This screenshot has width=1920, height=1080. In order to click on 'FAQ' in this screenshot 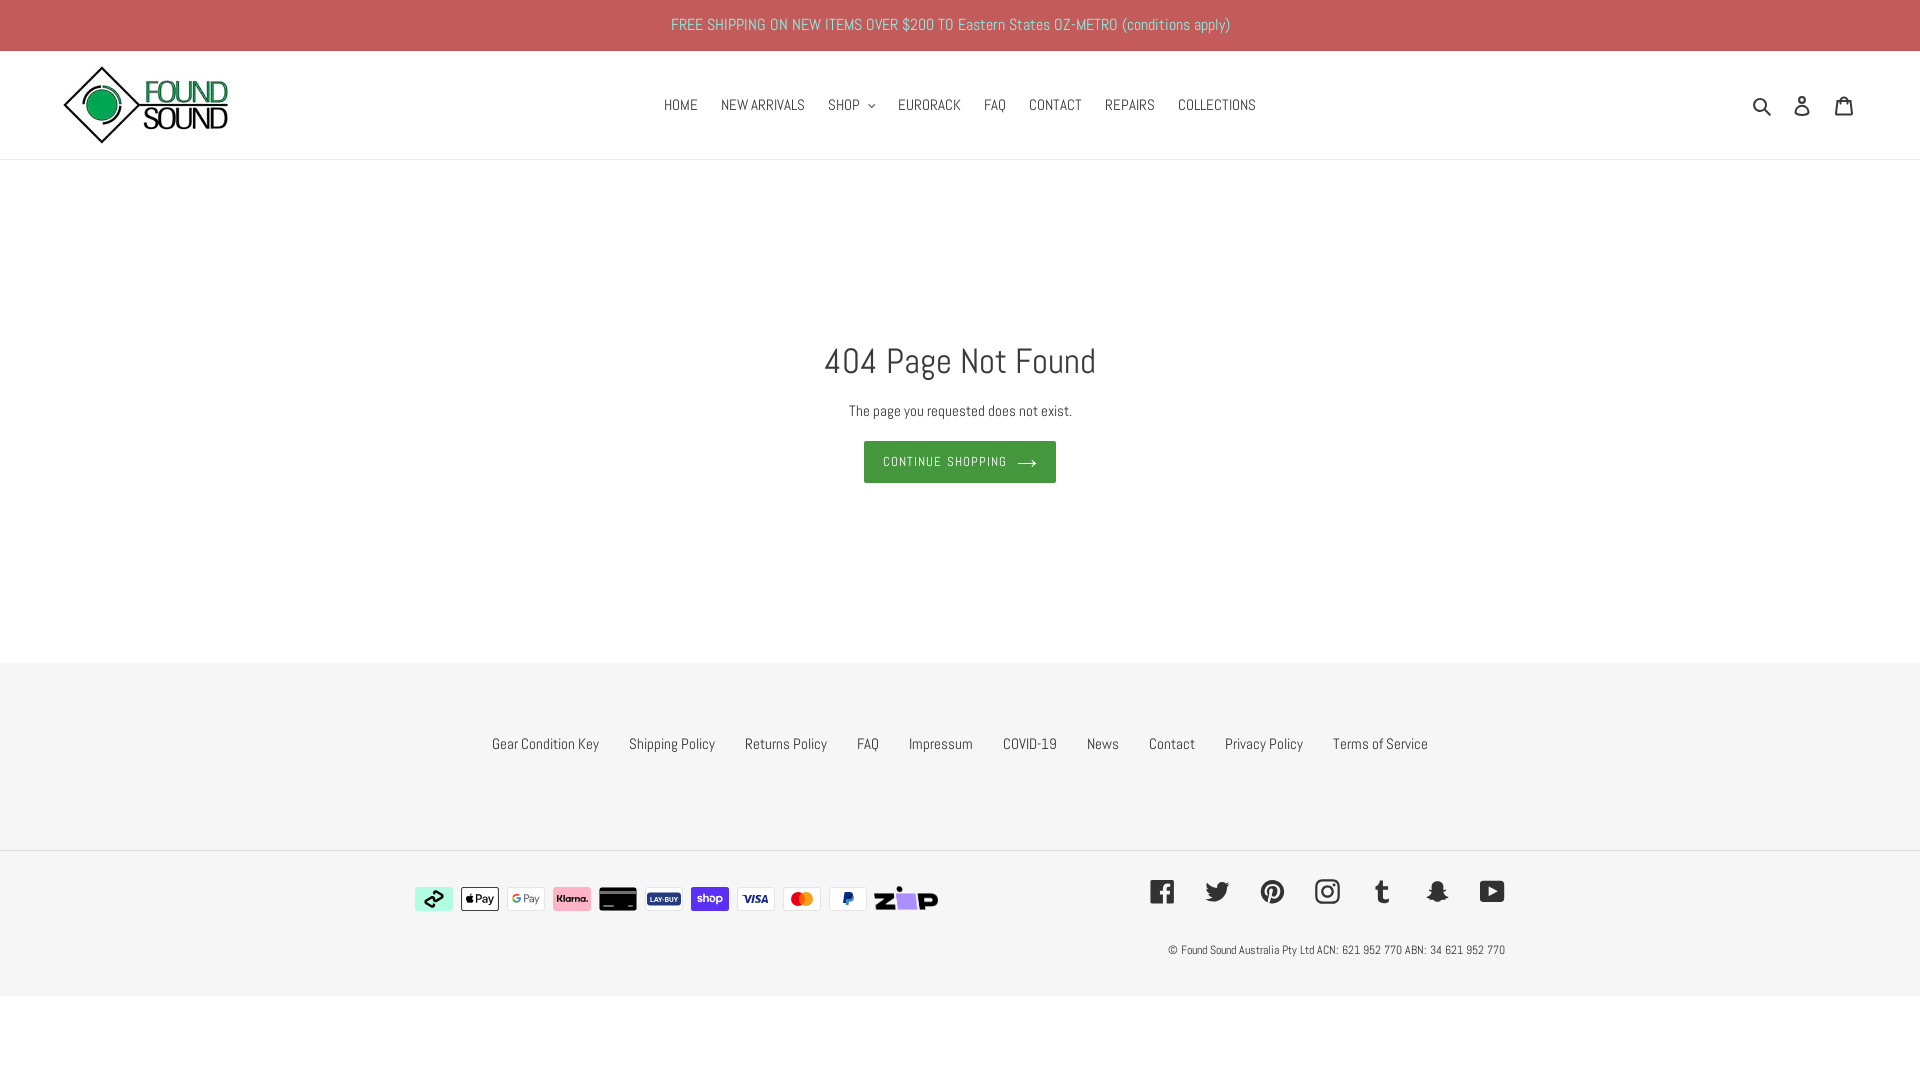, I will do `click(994, 105)`.